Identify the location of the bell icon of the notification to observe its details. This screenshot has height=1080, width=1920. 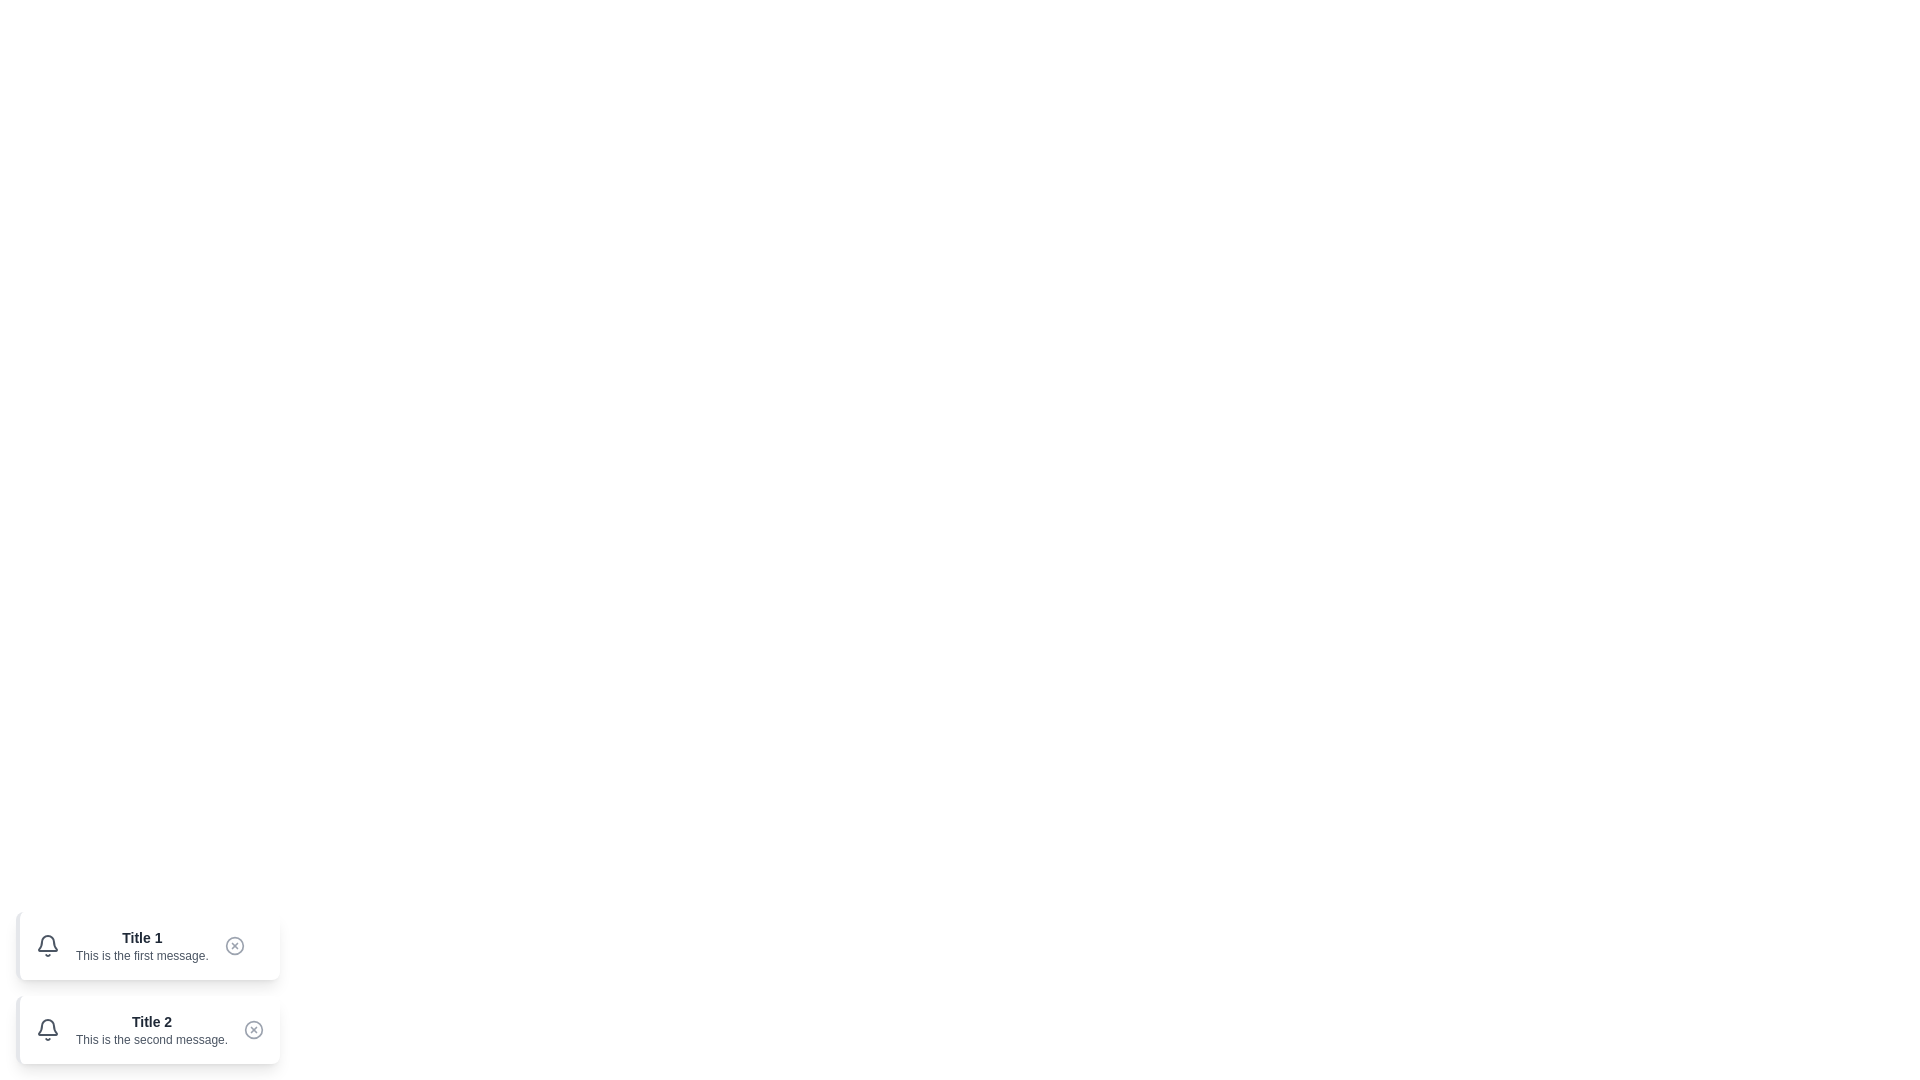
(48, 945).